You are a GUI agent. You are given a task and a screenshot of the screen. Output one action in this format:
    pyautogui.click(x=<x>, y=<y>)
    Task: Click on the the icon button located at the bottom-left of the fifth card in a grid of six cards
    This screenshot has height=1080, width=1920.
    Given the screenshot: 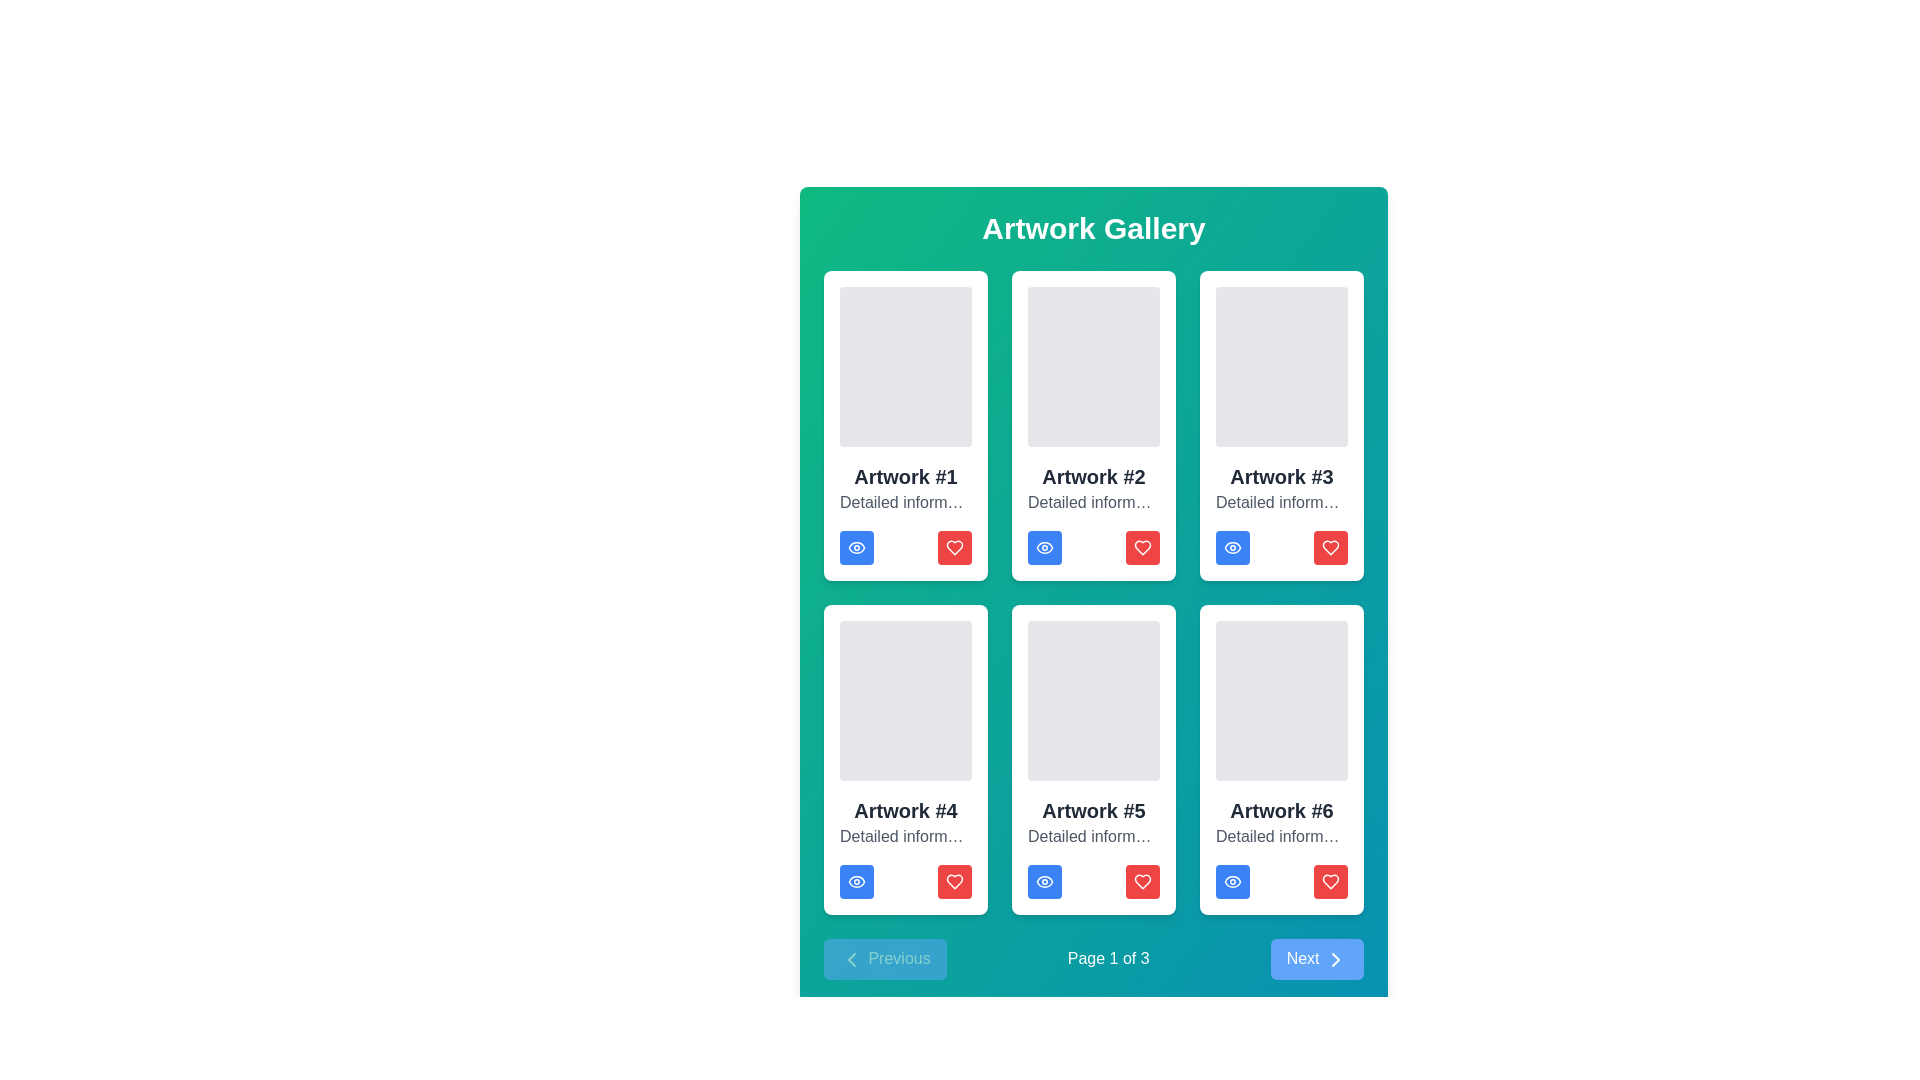 What is the action you would take?
    pyautogui.click(x=1044, y=881)
    